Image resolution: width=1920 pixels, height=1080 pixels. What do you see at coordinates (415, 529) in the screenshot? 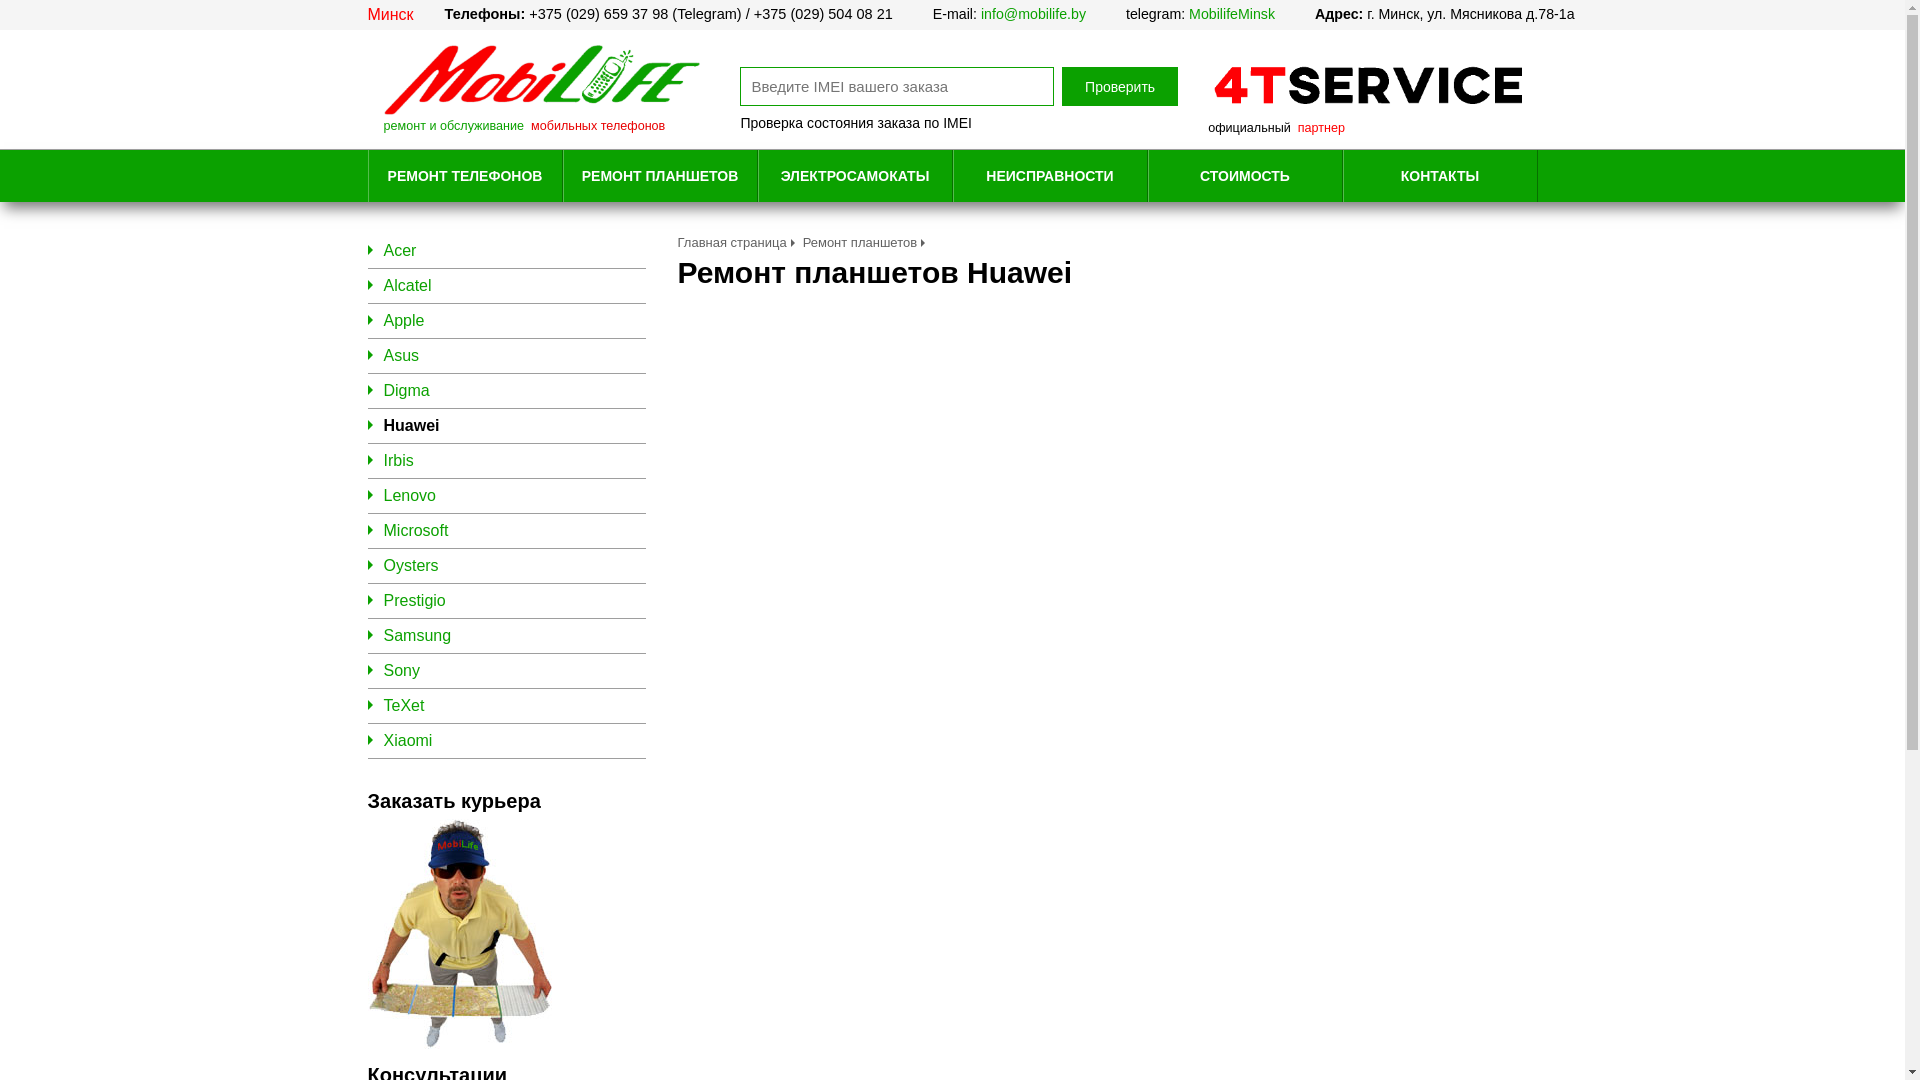
I see `'Microsoft'` at bounding box center [415, 529].